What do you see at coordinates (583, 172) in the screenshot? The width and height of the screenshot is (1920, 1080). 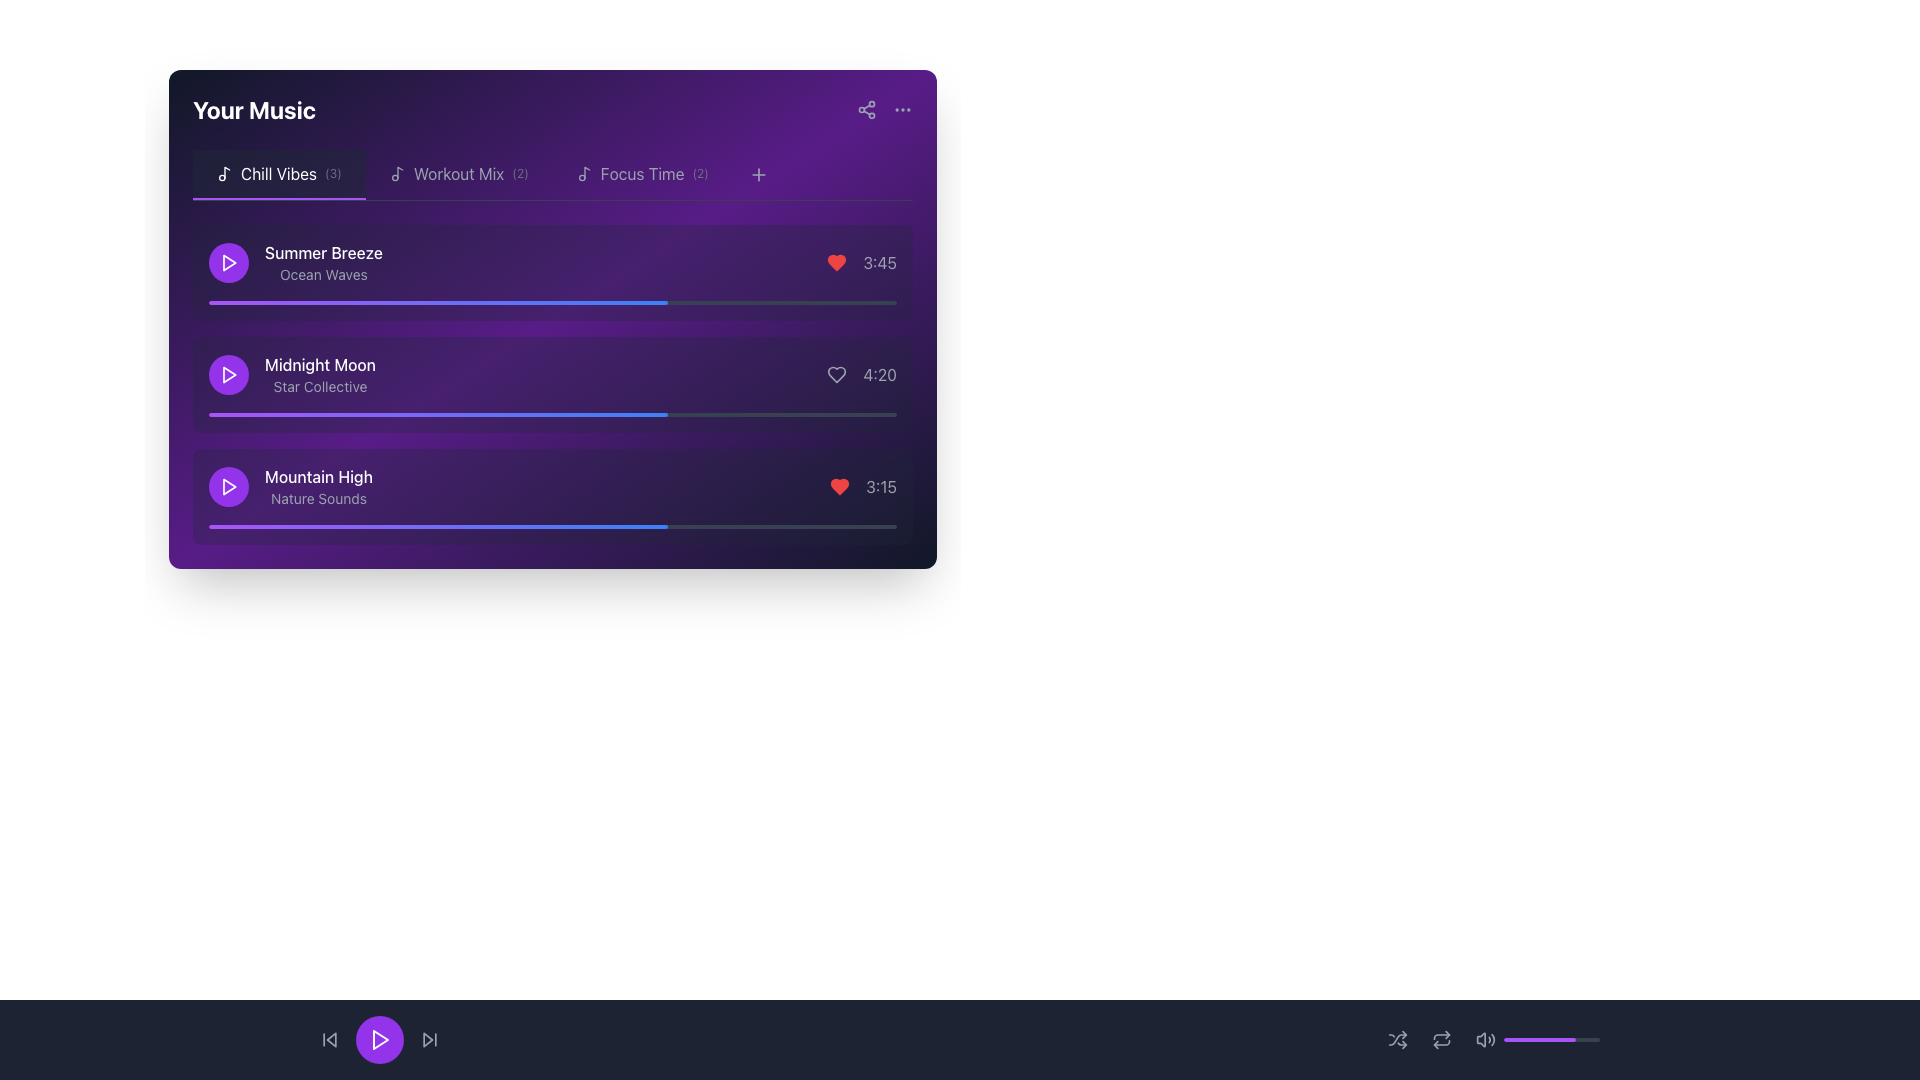 I see `the 'Focus Time' icon located to the left of the 'Focus Time' title text within the 'Focus Time (2)' section of the navigation tabs under 'Your Music'` at bounding box center [583, 172].